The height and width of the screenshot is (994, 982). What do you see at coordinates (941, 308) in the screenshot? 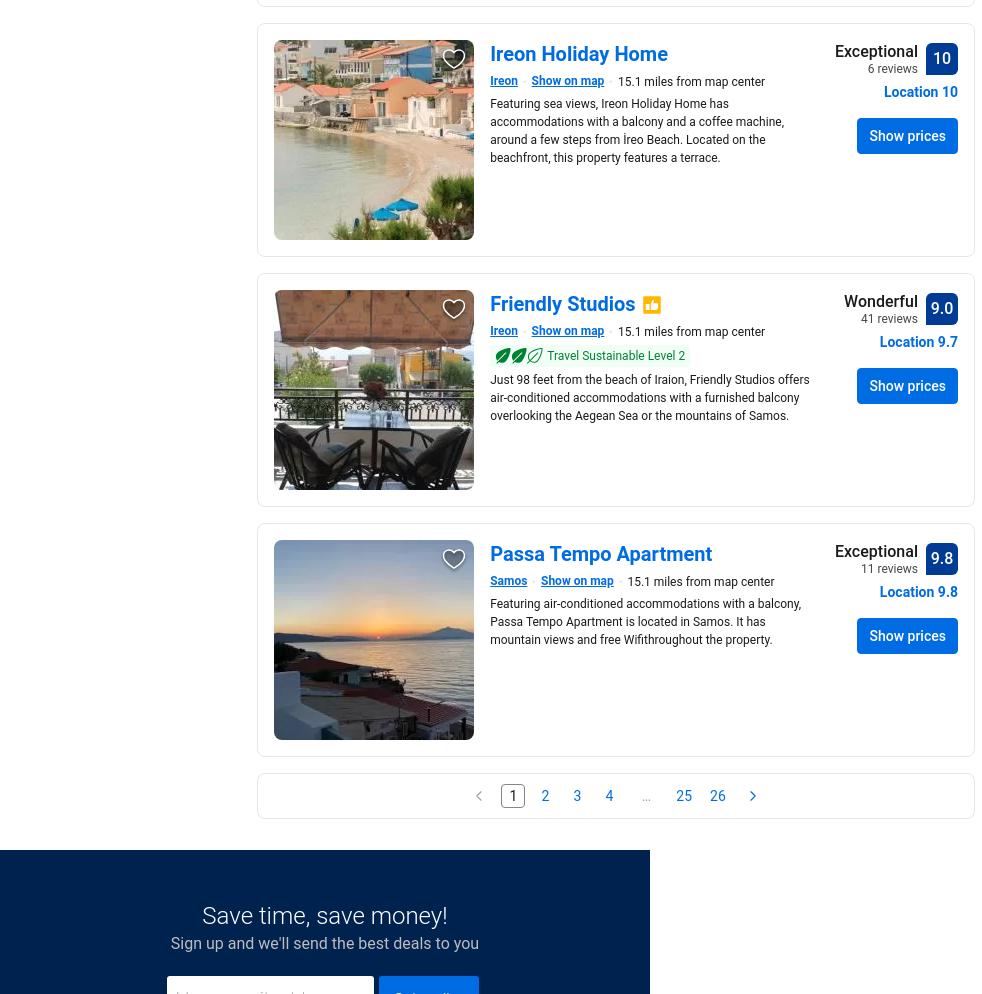
I see `'9.0'` at bounding box center [941, 308].